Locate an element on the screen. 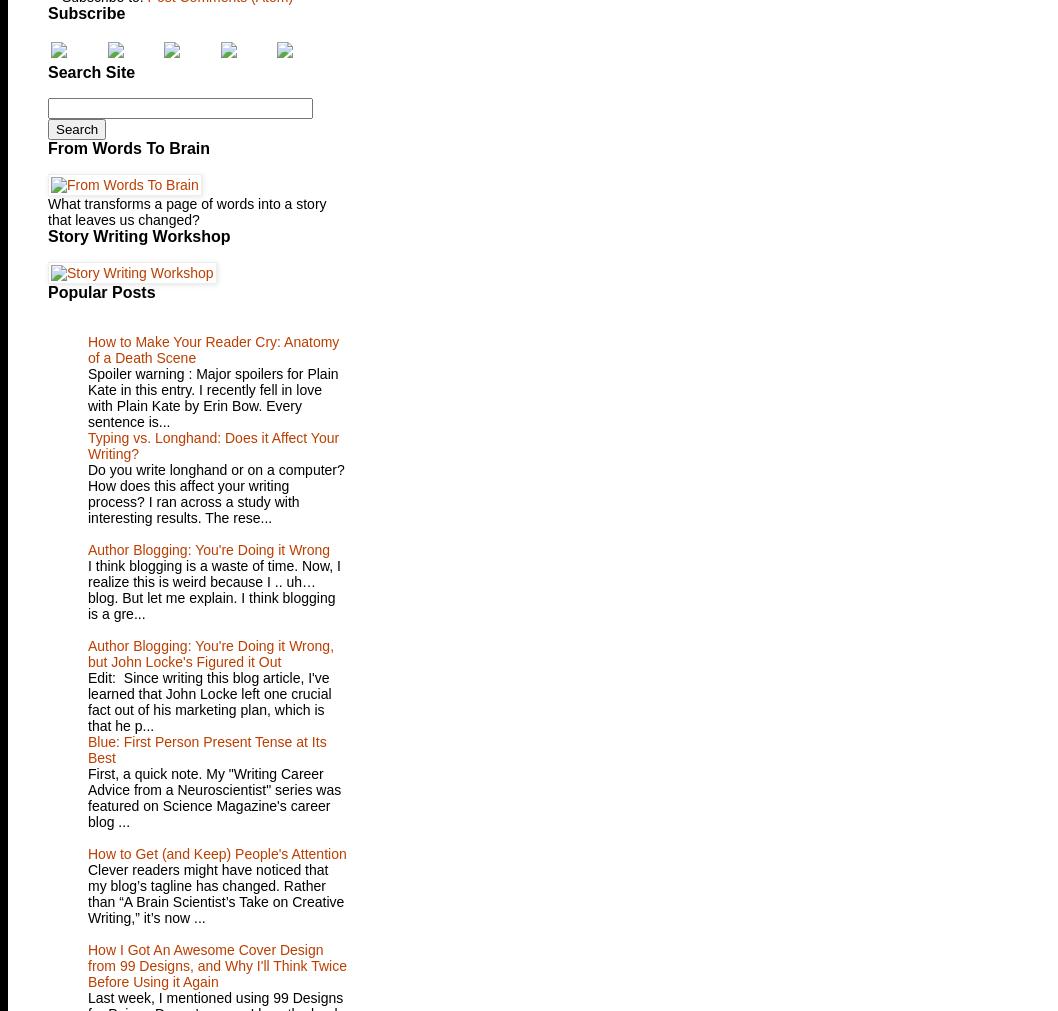 This screenshot has height=1011, width=1058. 'Search Site' is located at coordinates (90, 71).